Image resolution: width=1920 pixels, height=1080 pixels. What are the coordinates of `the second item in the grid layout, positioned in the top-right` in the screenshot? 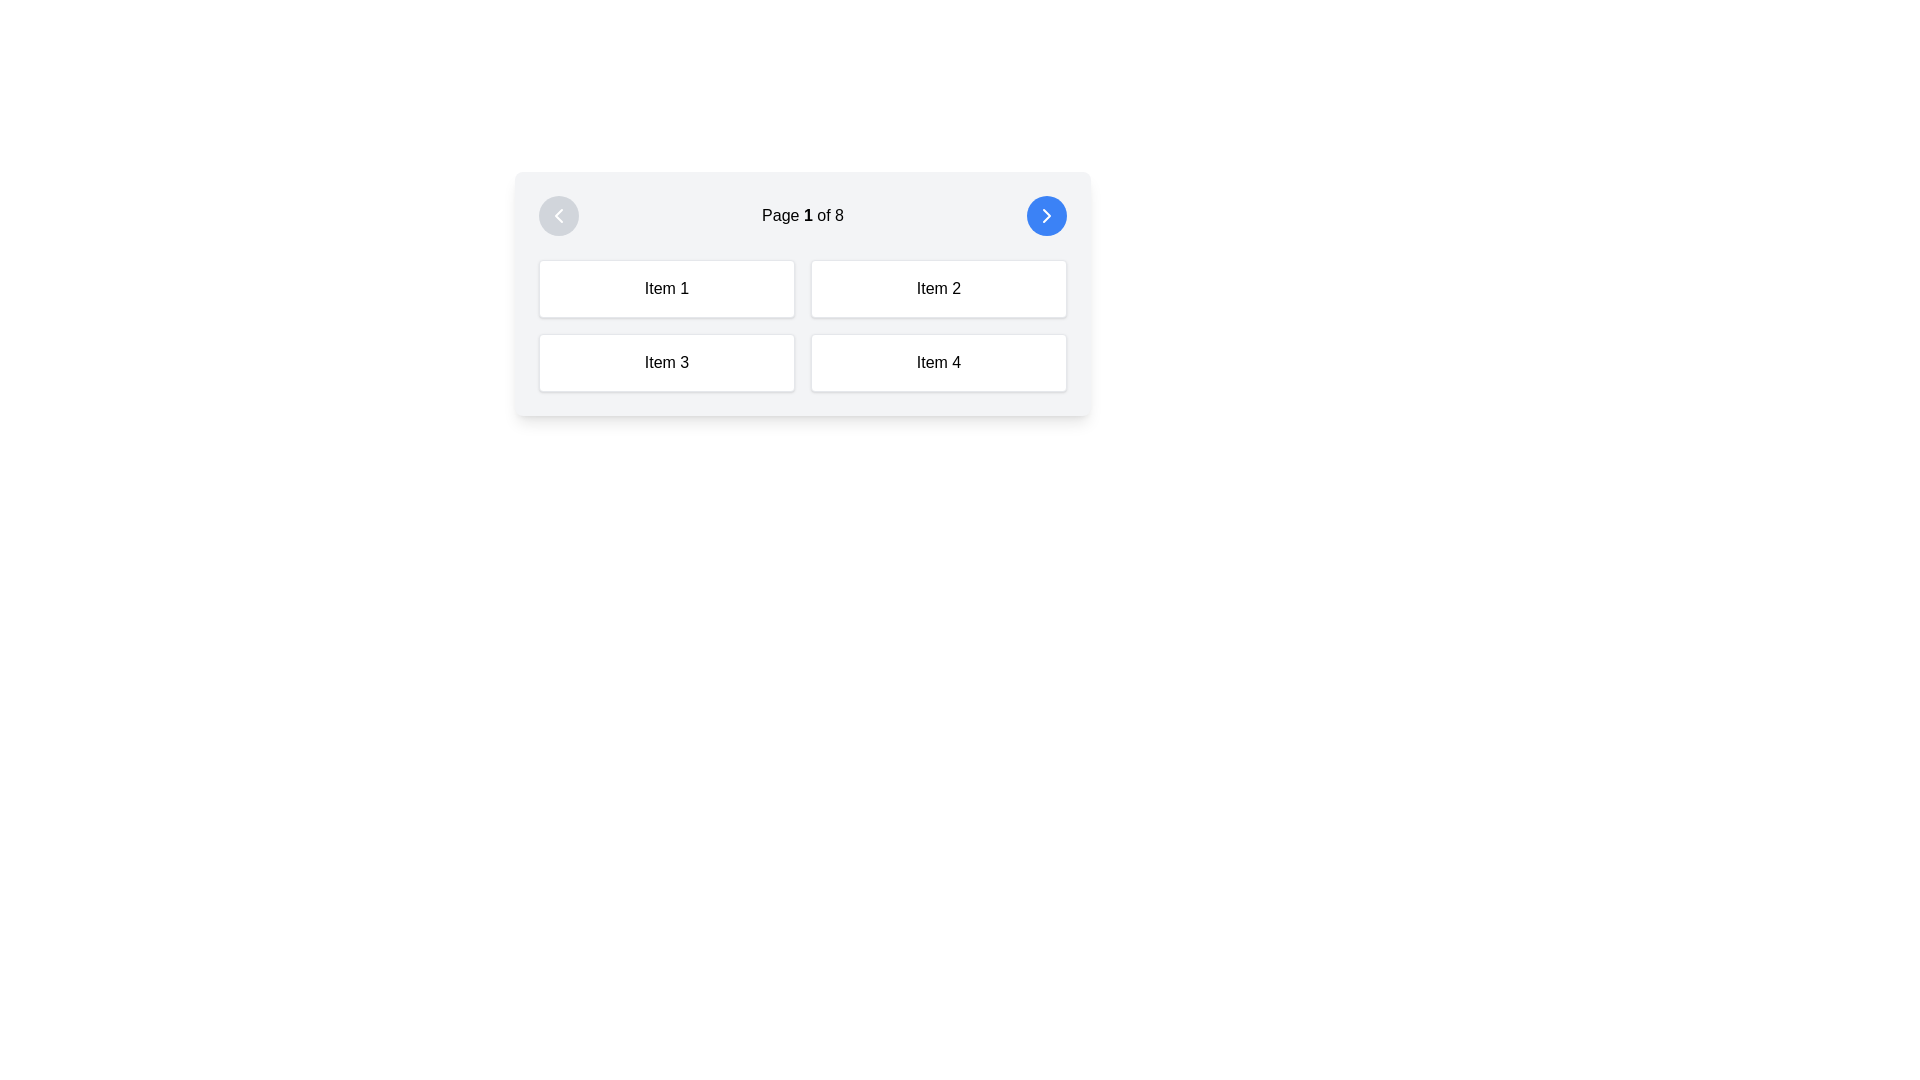 It's located at (938, 289).